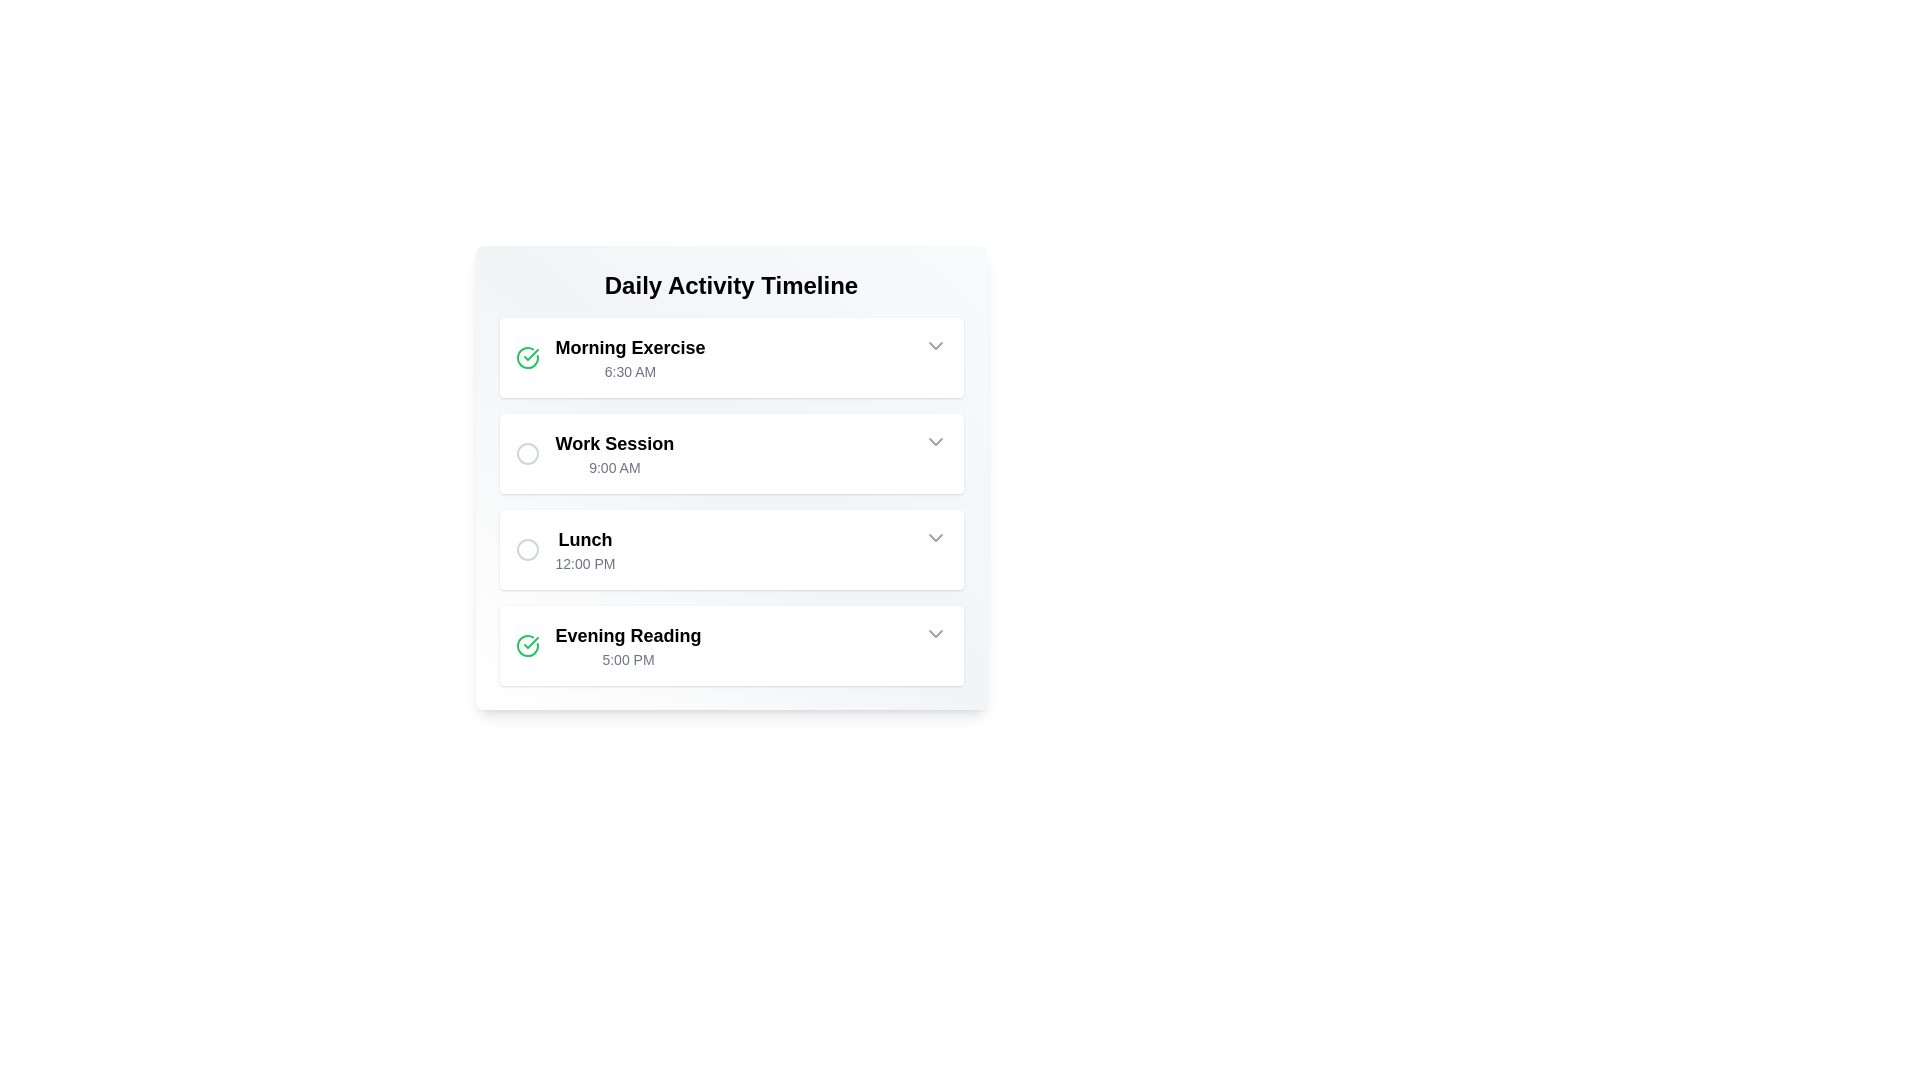  What do you see at coordinates (613, 454) in the screenshot?
I see `text of the scheduled activity 'Work Session' which occurs at 9:00 AM, positioned second in a vertical list of scheduled activities` at bounding box center [613, 454].